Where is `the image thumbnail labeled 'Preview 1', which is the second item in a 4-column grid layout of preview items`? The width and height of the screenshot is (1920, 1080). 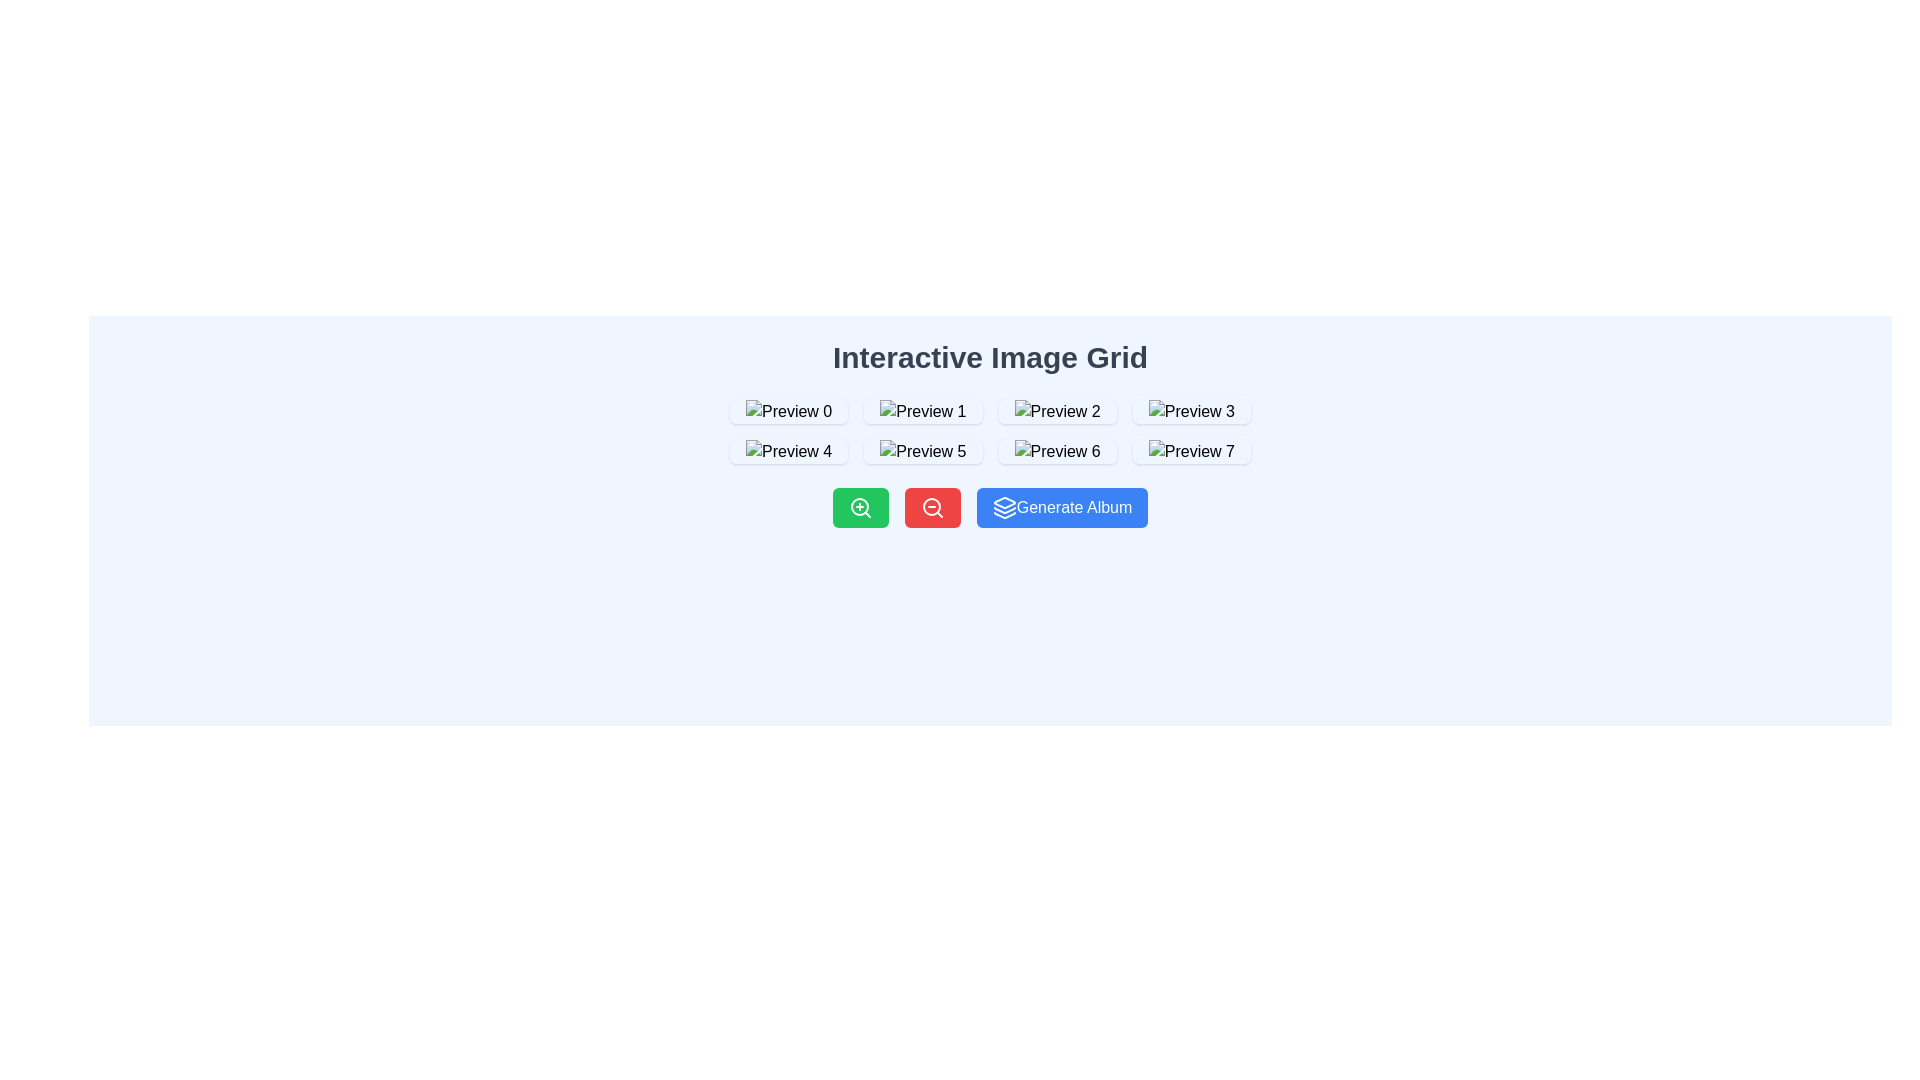
the image thumbnail labeled 'Preview 1', which is the second item in a 4-column grid layout of preview items is located at coordinates (922, 411).